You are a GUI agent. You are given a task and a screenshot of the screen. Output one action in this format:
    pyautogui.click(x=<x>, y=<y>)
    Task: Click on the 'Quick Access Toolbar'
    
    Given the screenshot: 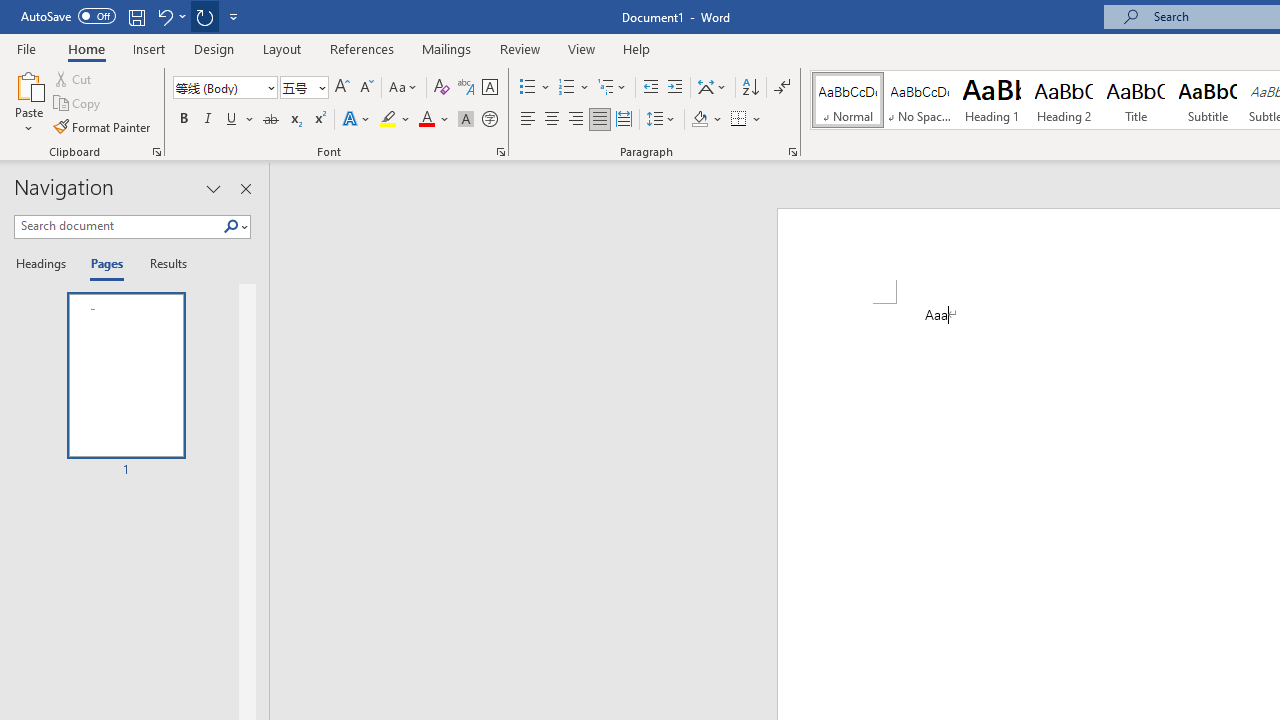 What is the action you would take?
    pyautogui.click(x=130, y=16)
    